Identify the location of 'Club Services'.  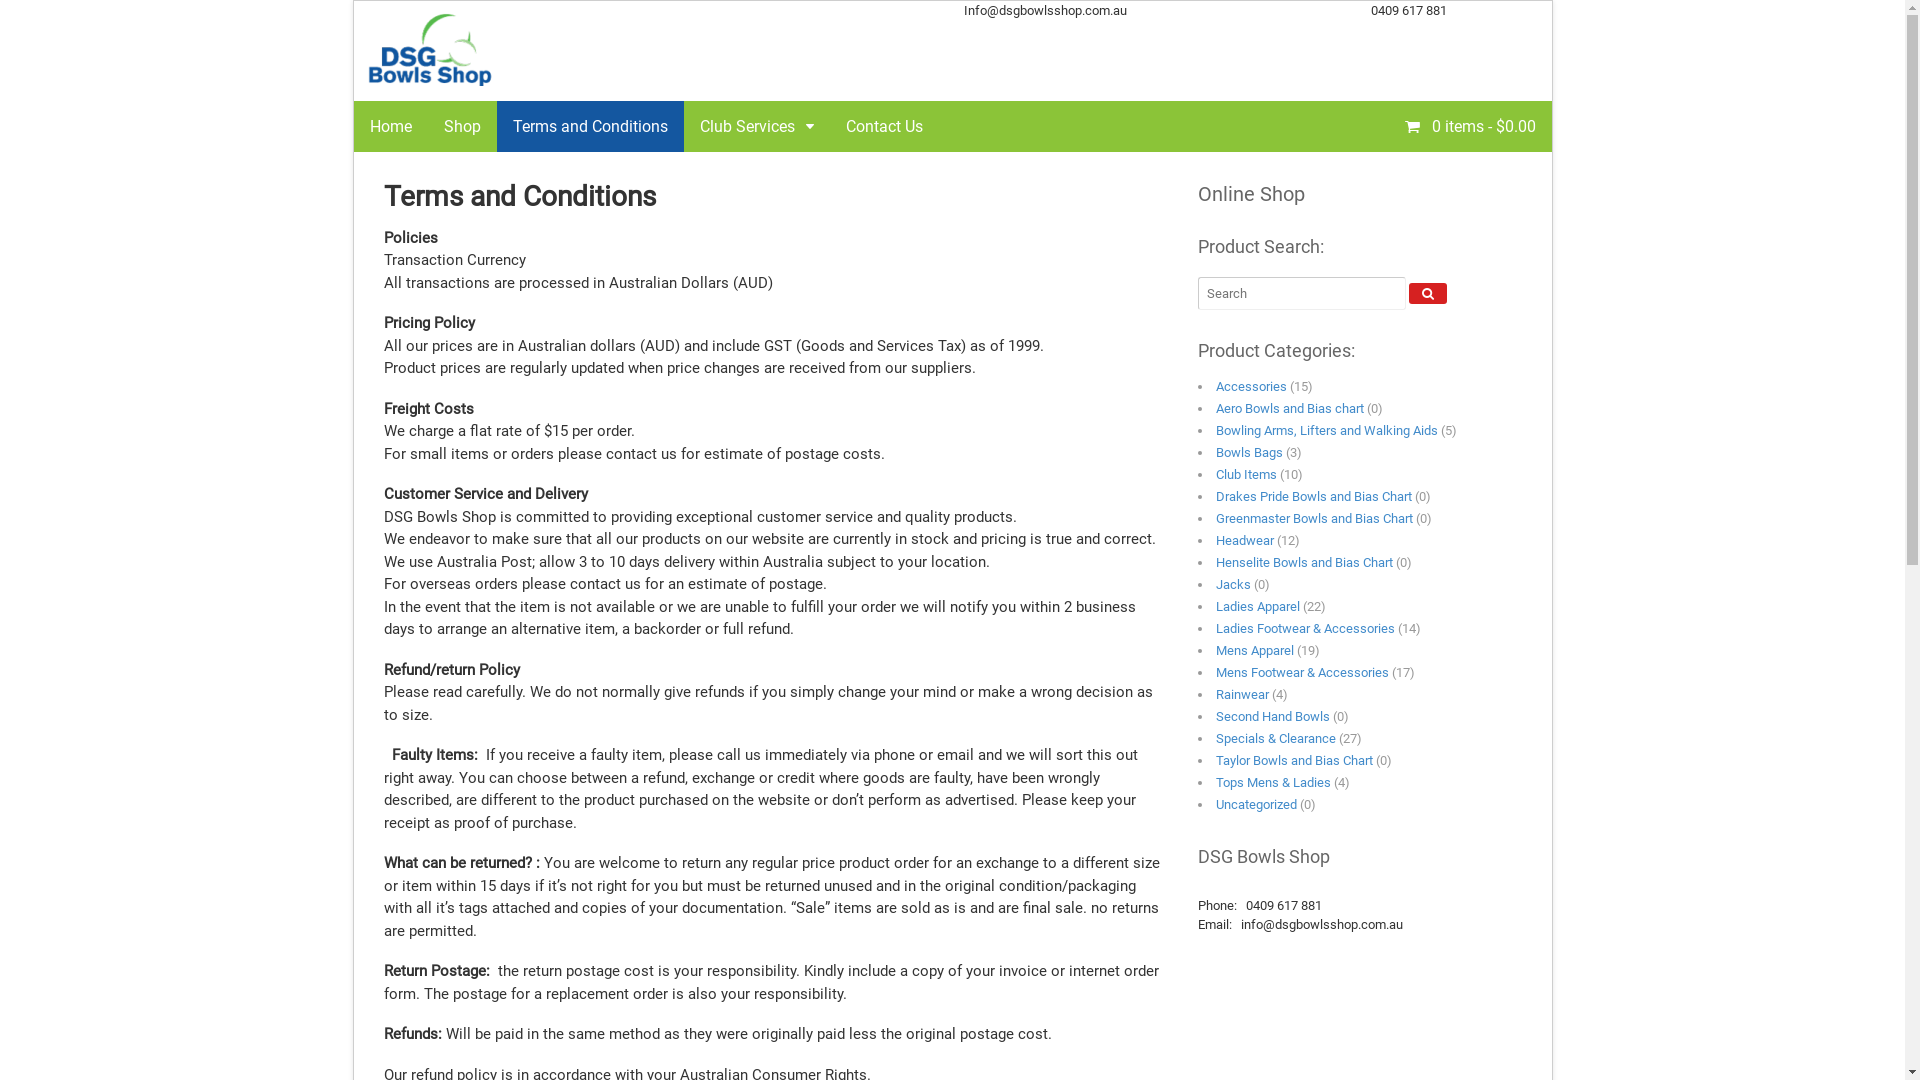
(756, 126).